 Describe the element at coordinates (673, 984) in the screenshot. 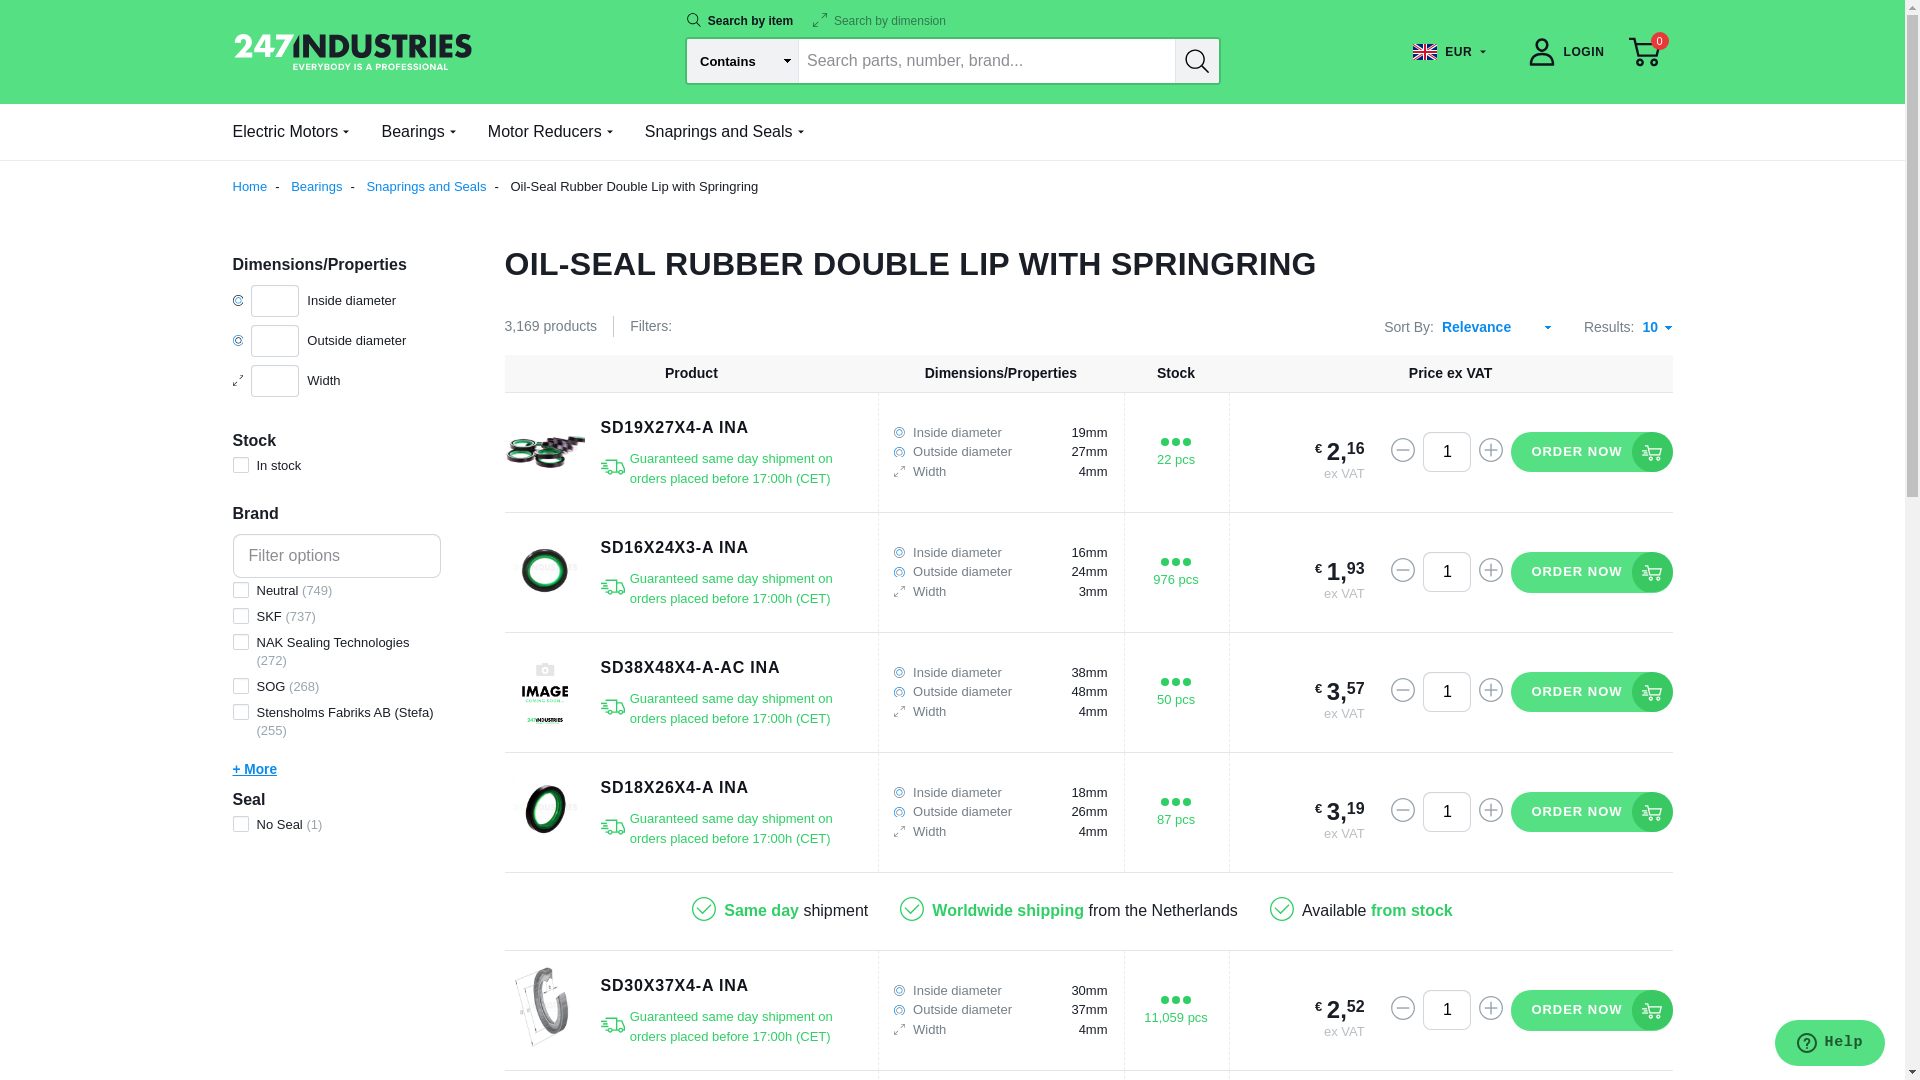

I see `'SD30X37X4-A INA'` at that location.